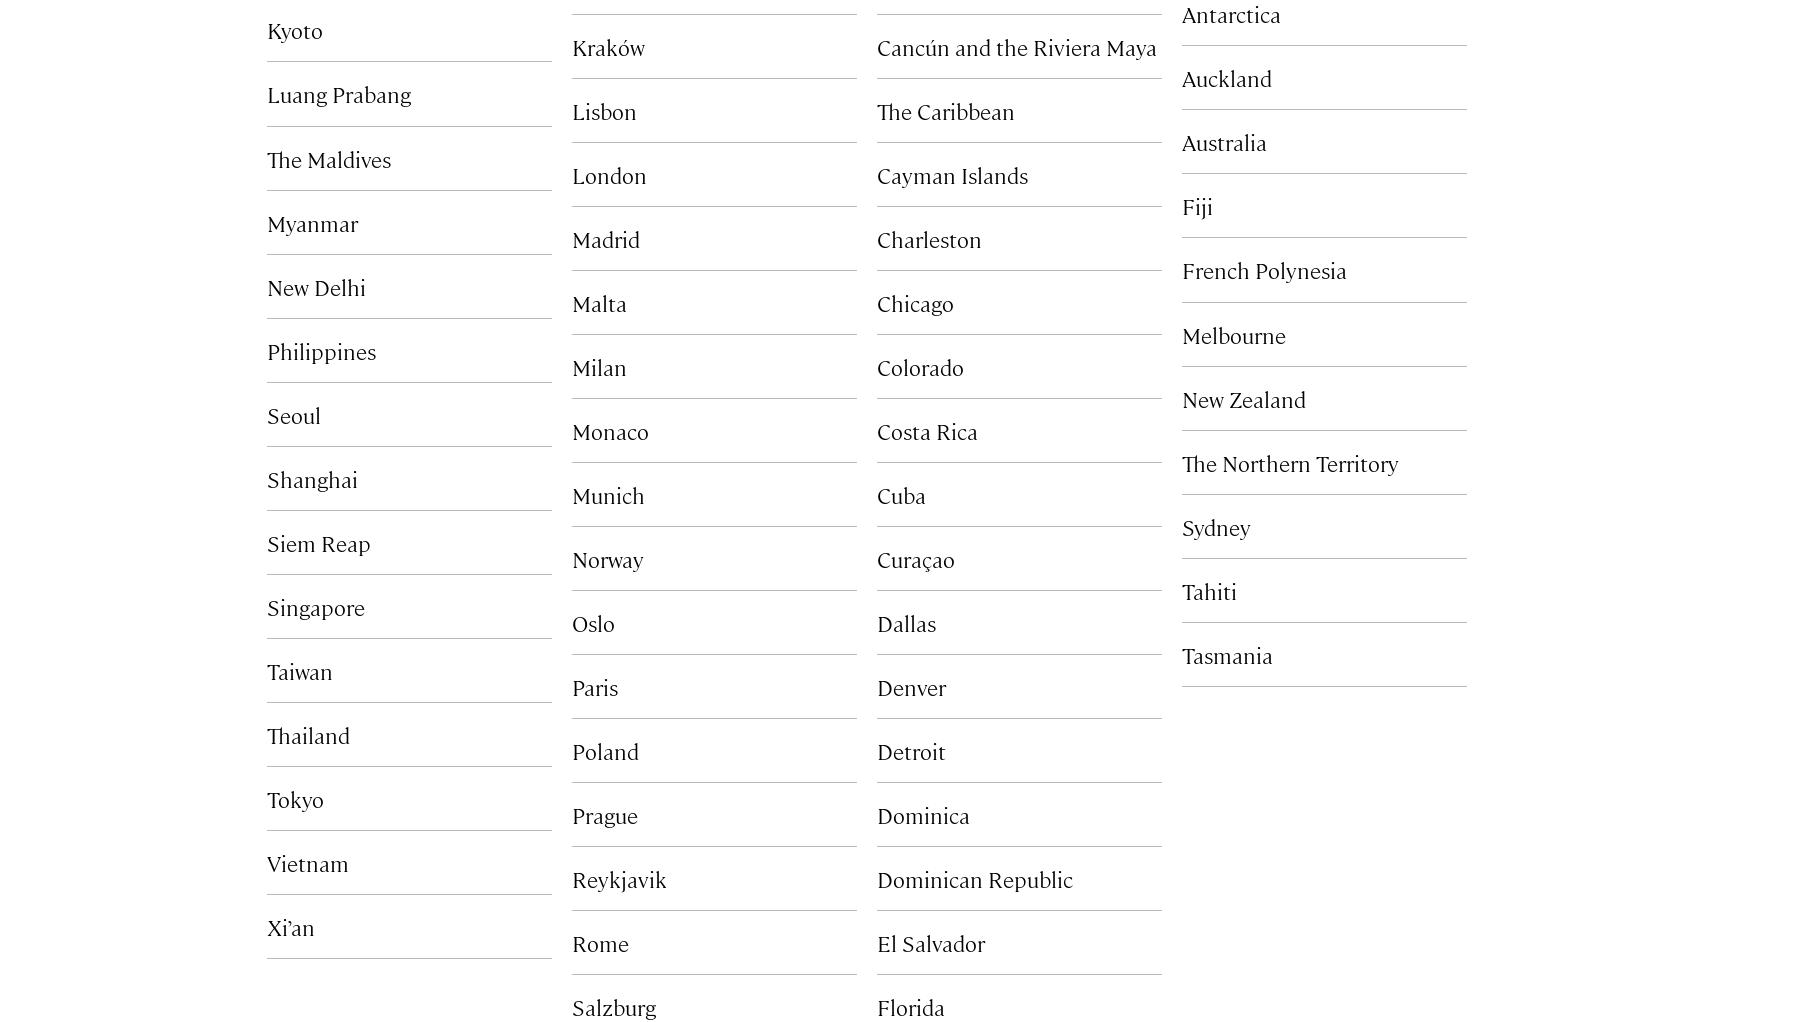 This screenshot has height=1022, width=1798. I want to click on 'Tahiti', so click(1208, 588).